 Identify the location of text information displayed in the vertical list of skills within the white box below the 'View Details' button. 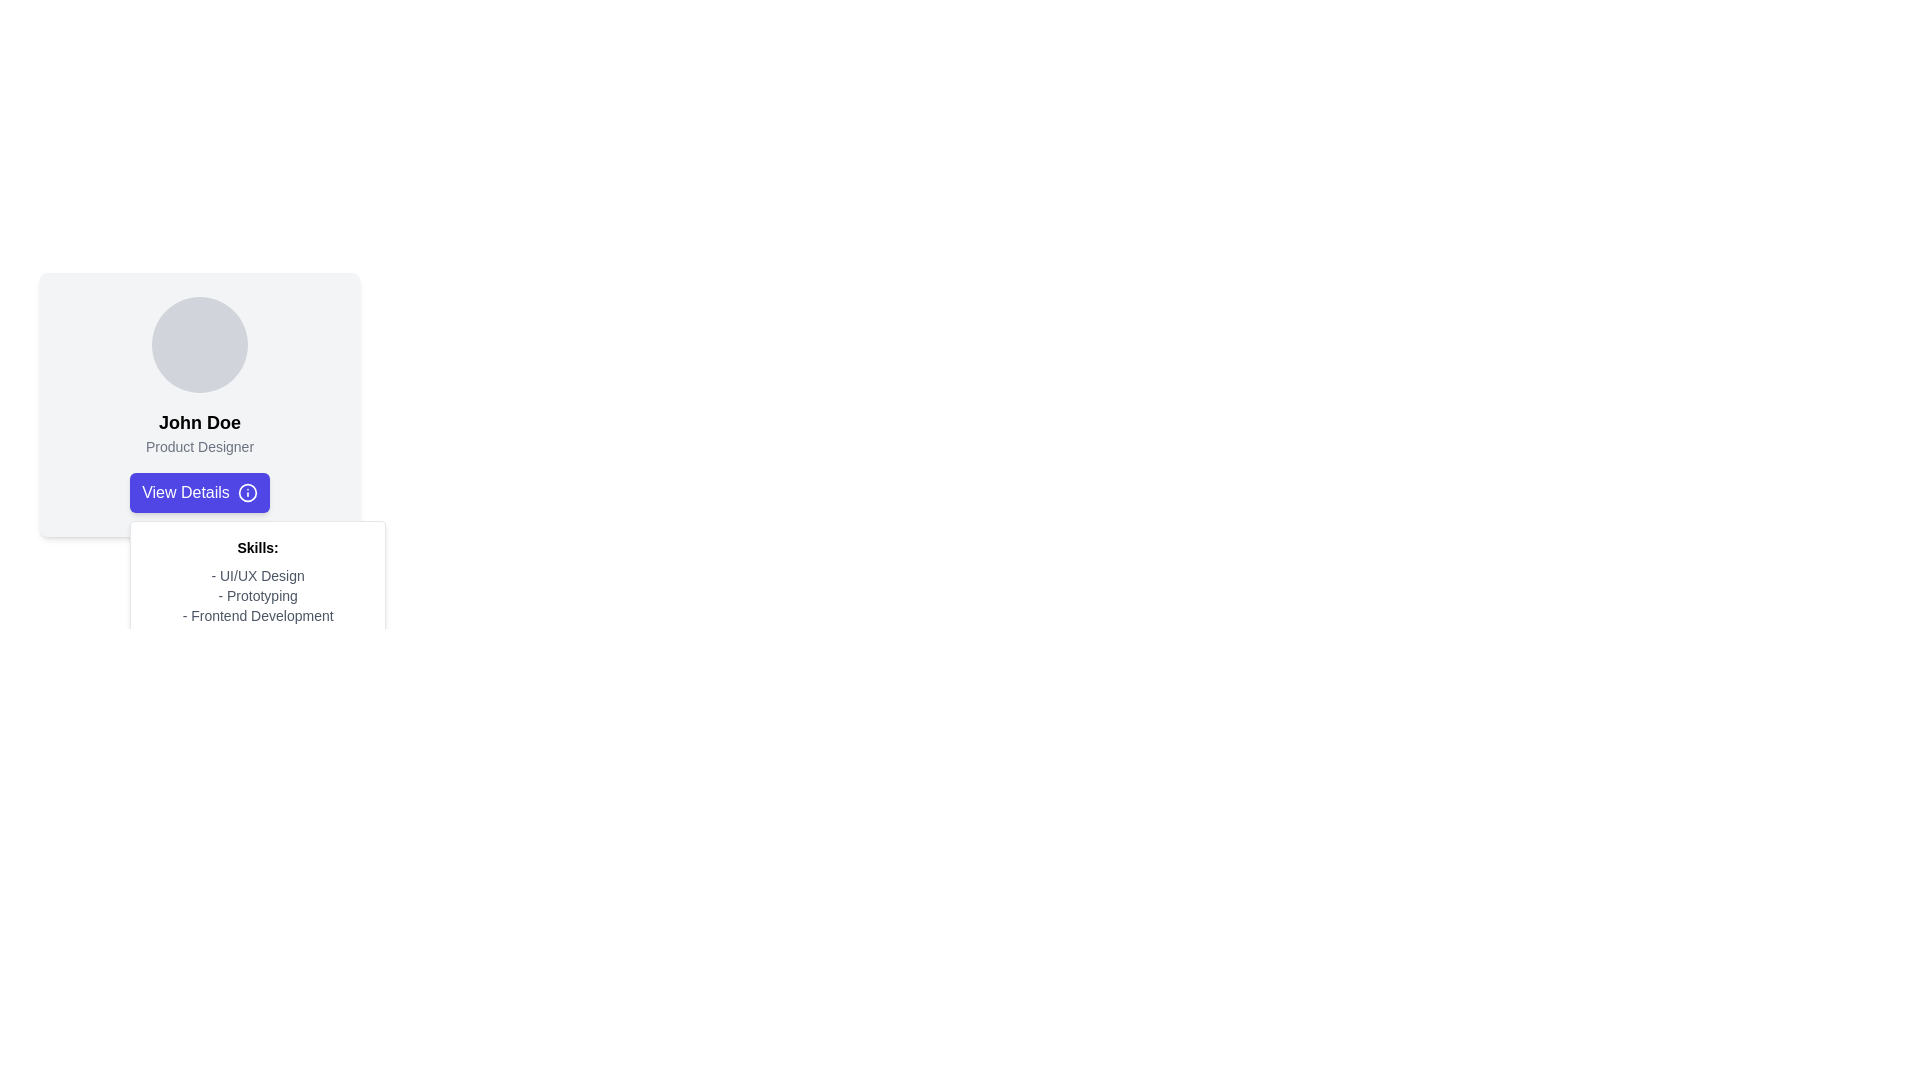
(257, 582).